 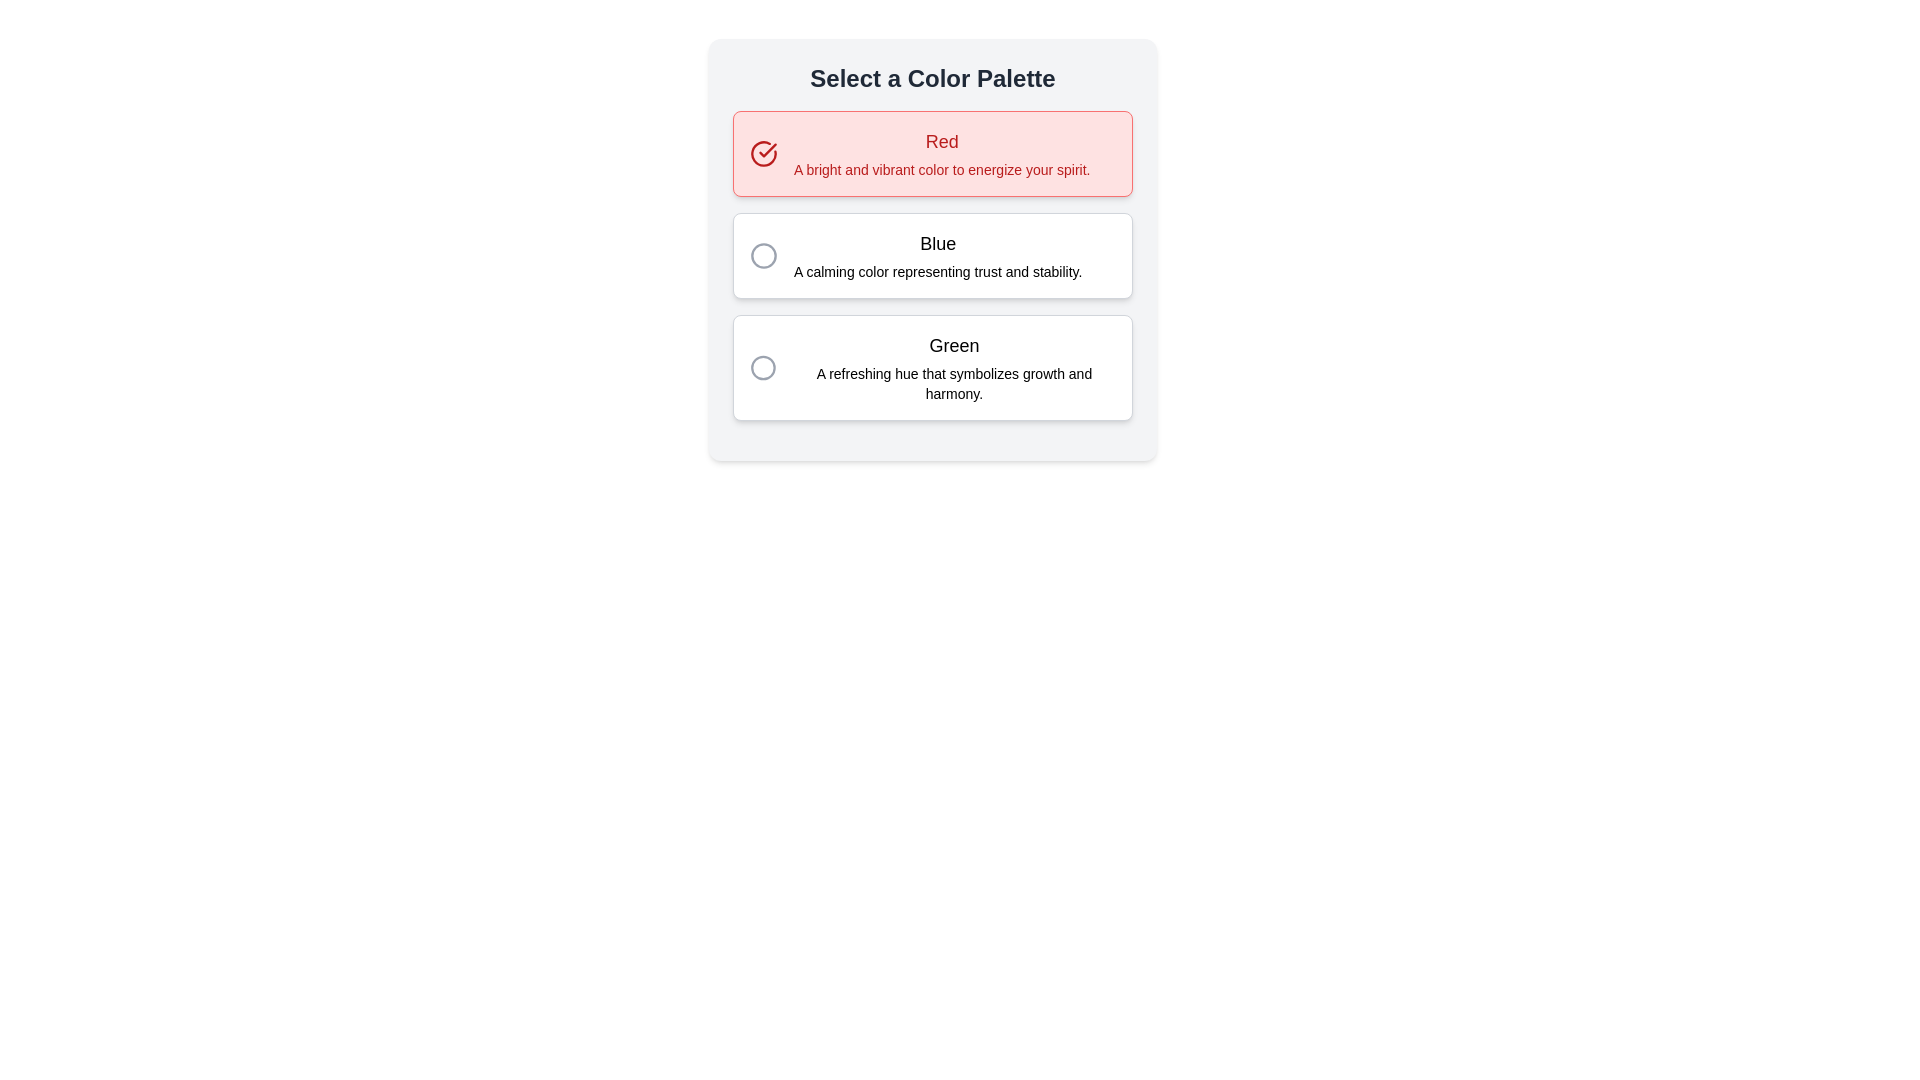 What do you see at coordinates (762, 253) in the screenshot?
I see `the Graphical Icon indicating the selectable state of the 'Blue' option in the color palette list, located in the section titled 'Select a Color Palette'` at bounding box center [762, 253].